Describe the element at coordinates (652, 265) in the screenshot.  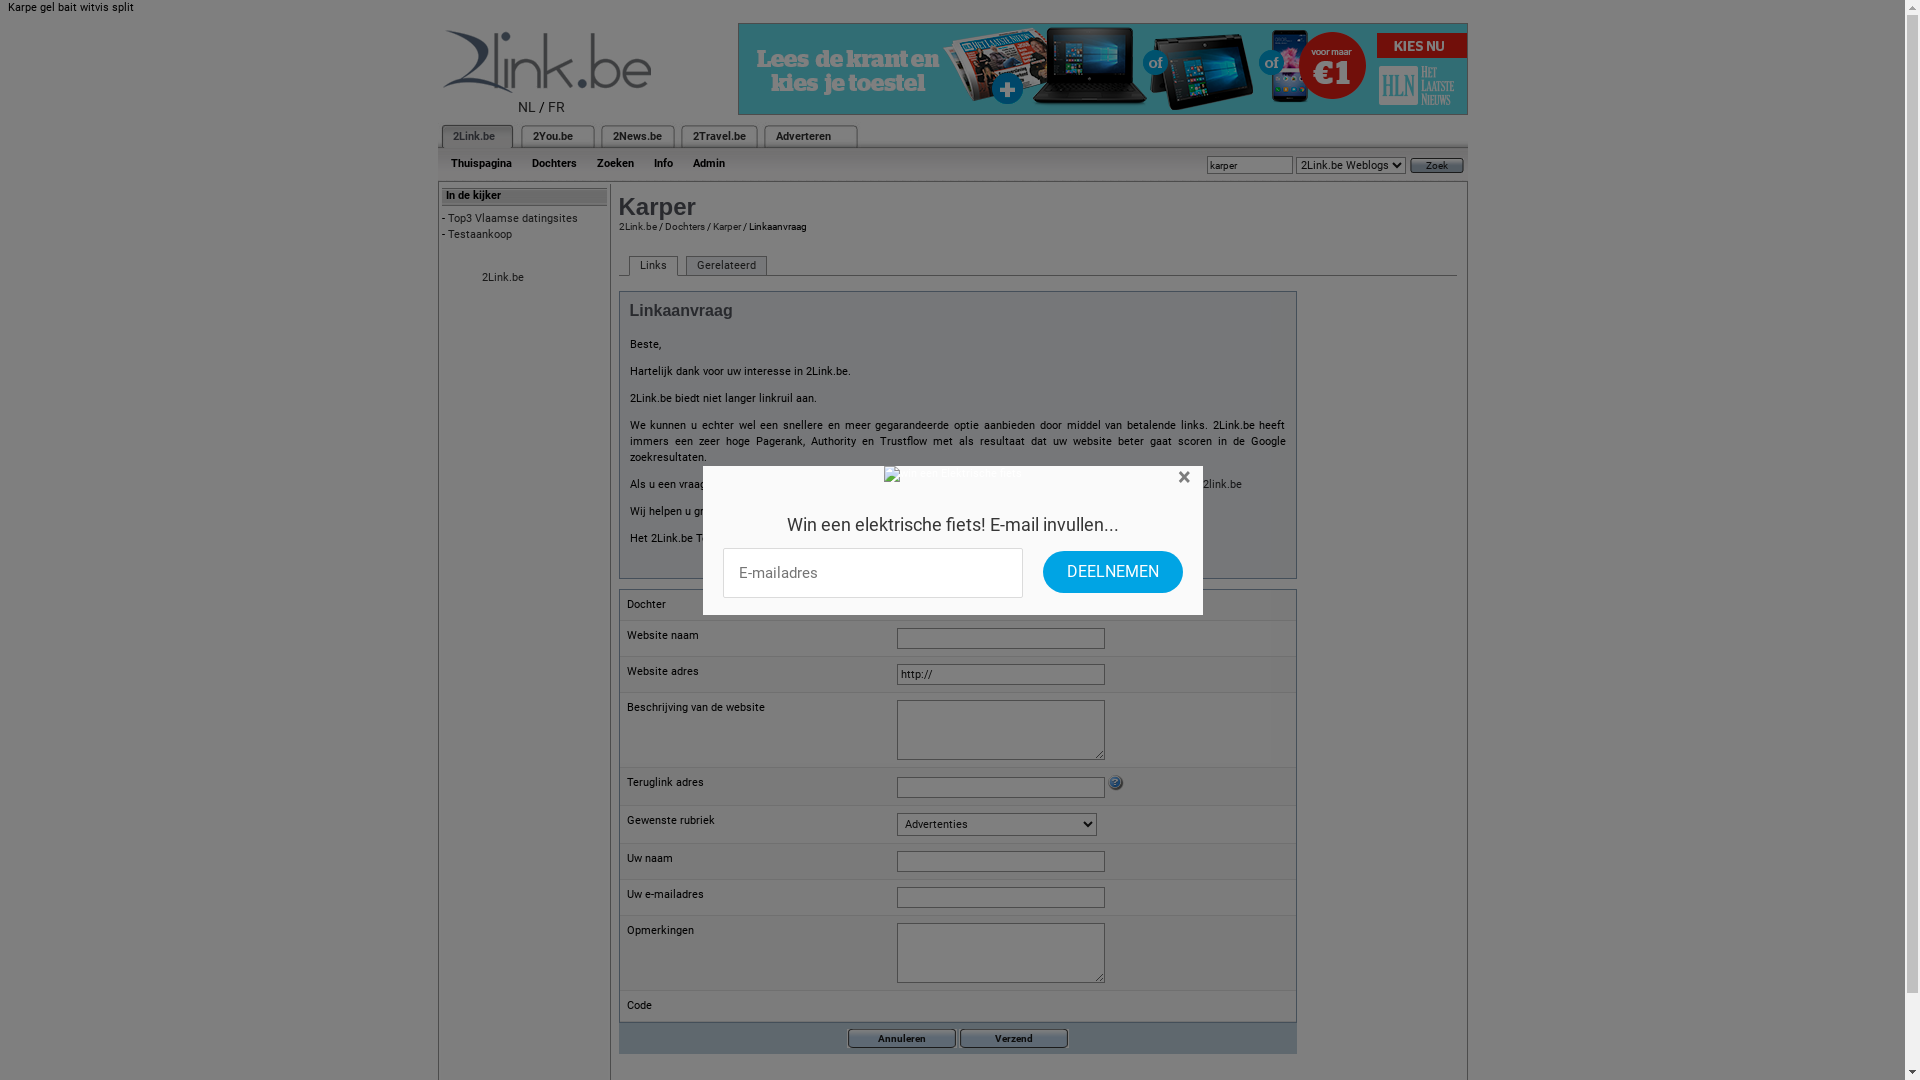
I see `'Links'` at that location.